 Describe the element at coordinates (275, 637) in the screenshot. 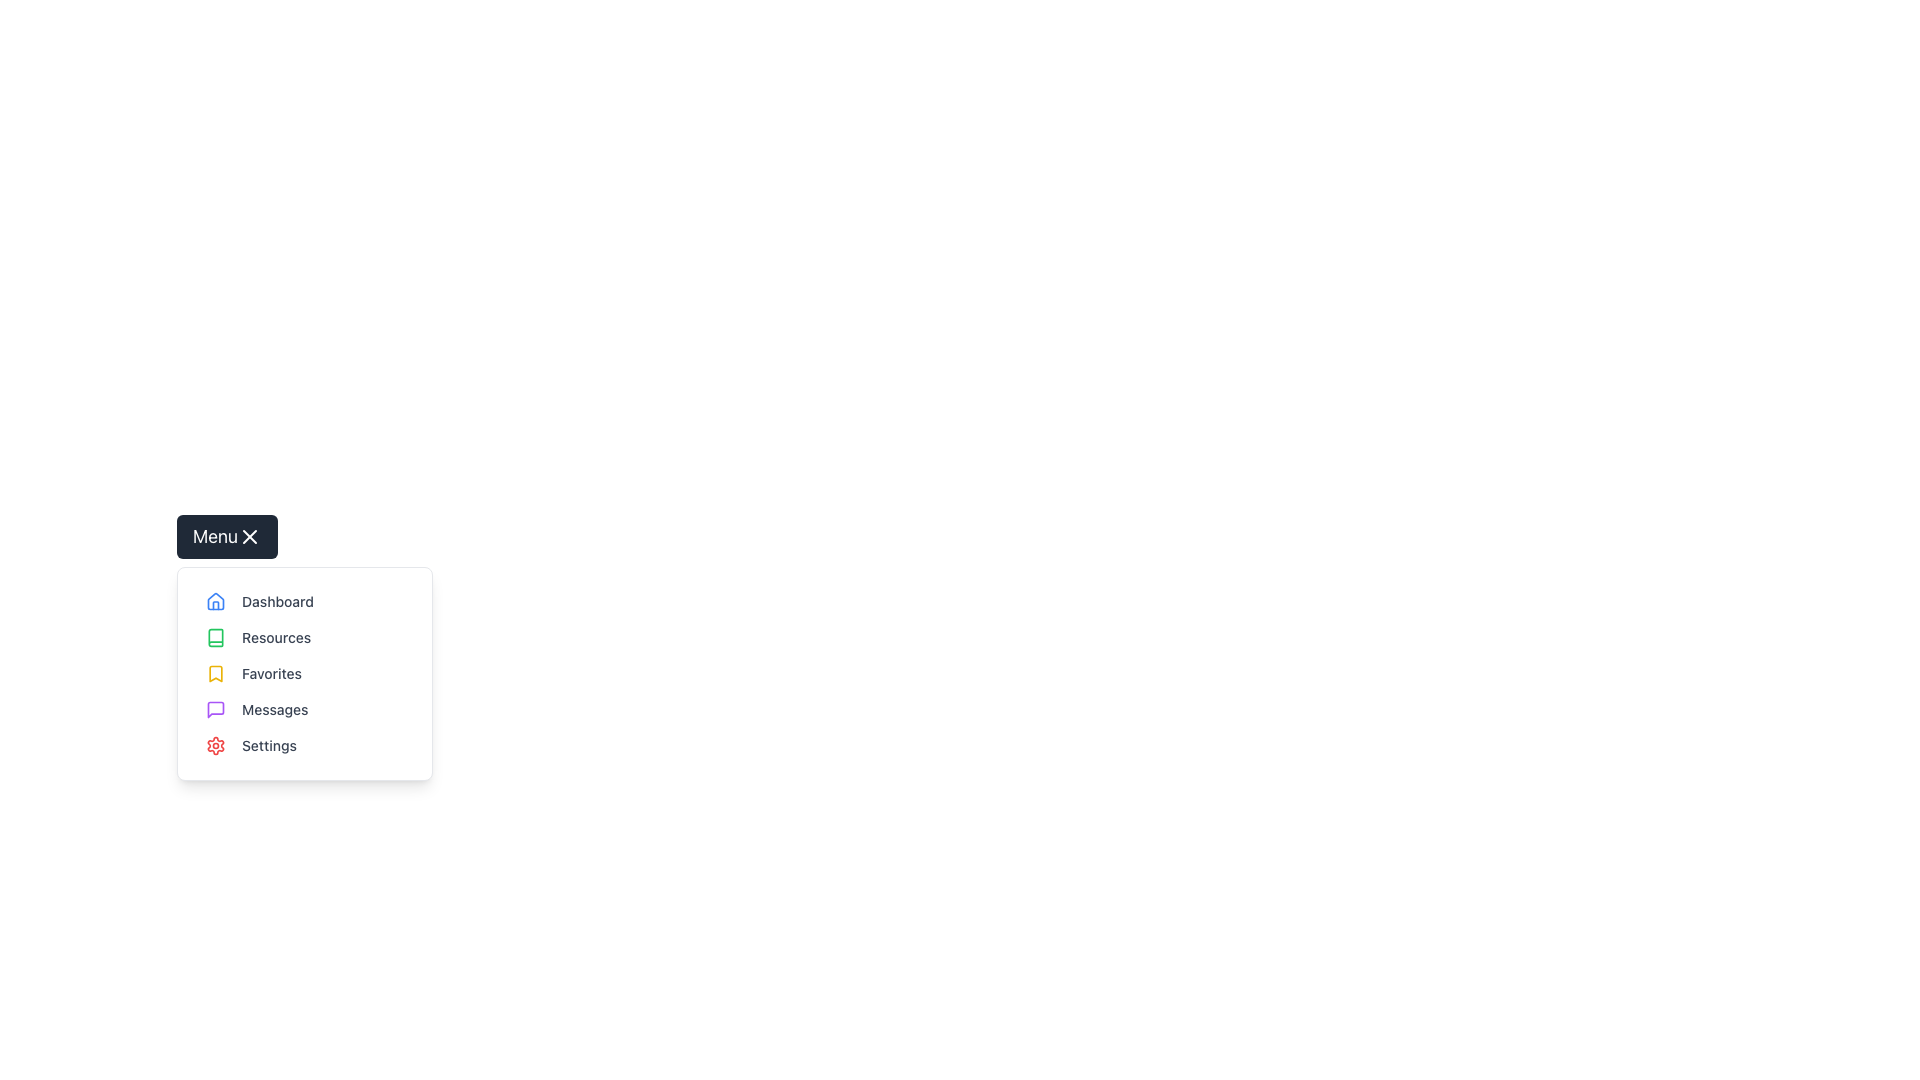

I see `the 'Resources' text label in the sidebar menu, which is positioned below the 'Dashboard' label and above the 'Favorites' label` at that location.